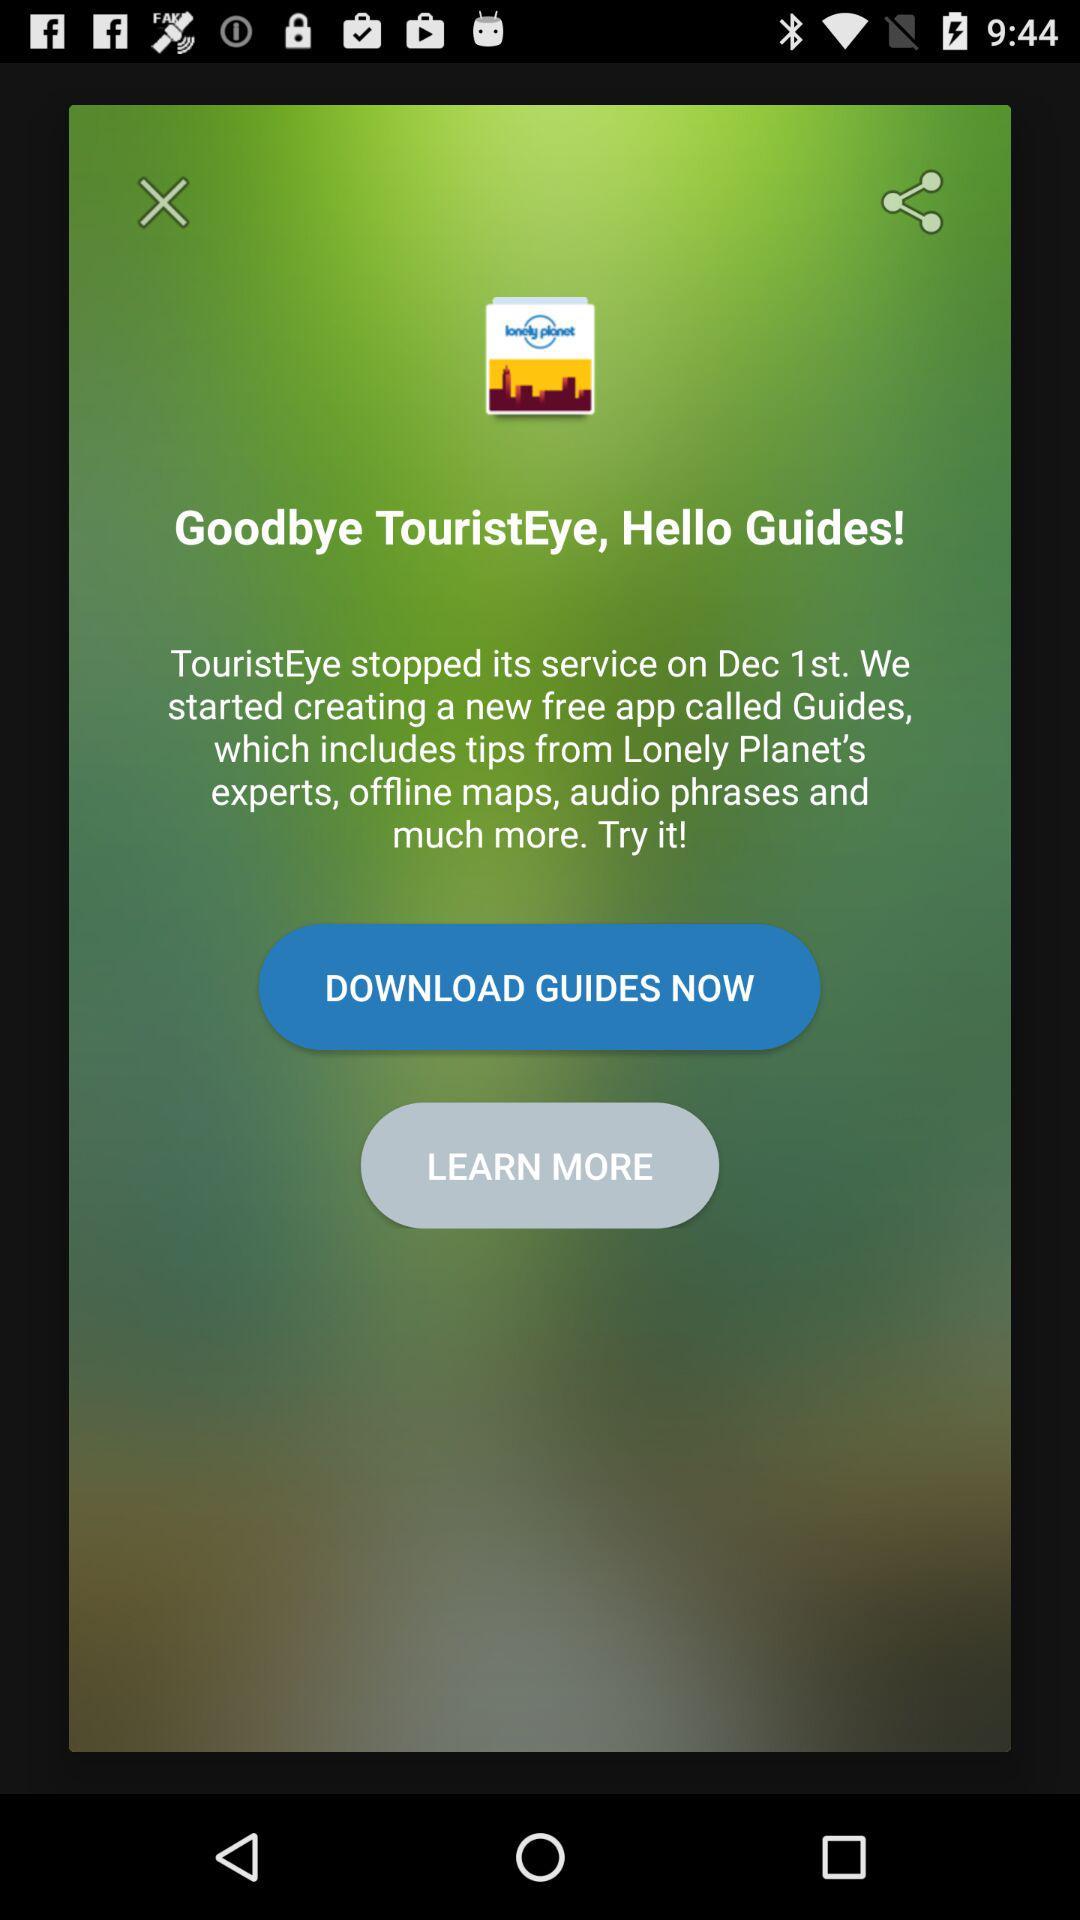 The width and height of the screenshot is (1080, 1920). Describe the element at coordinates (916, 202) in the screenshot. I see `share article` at that location.